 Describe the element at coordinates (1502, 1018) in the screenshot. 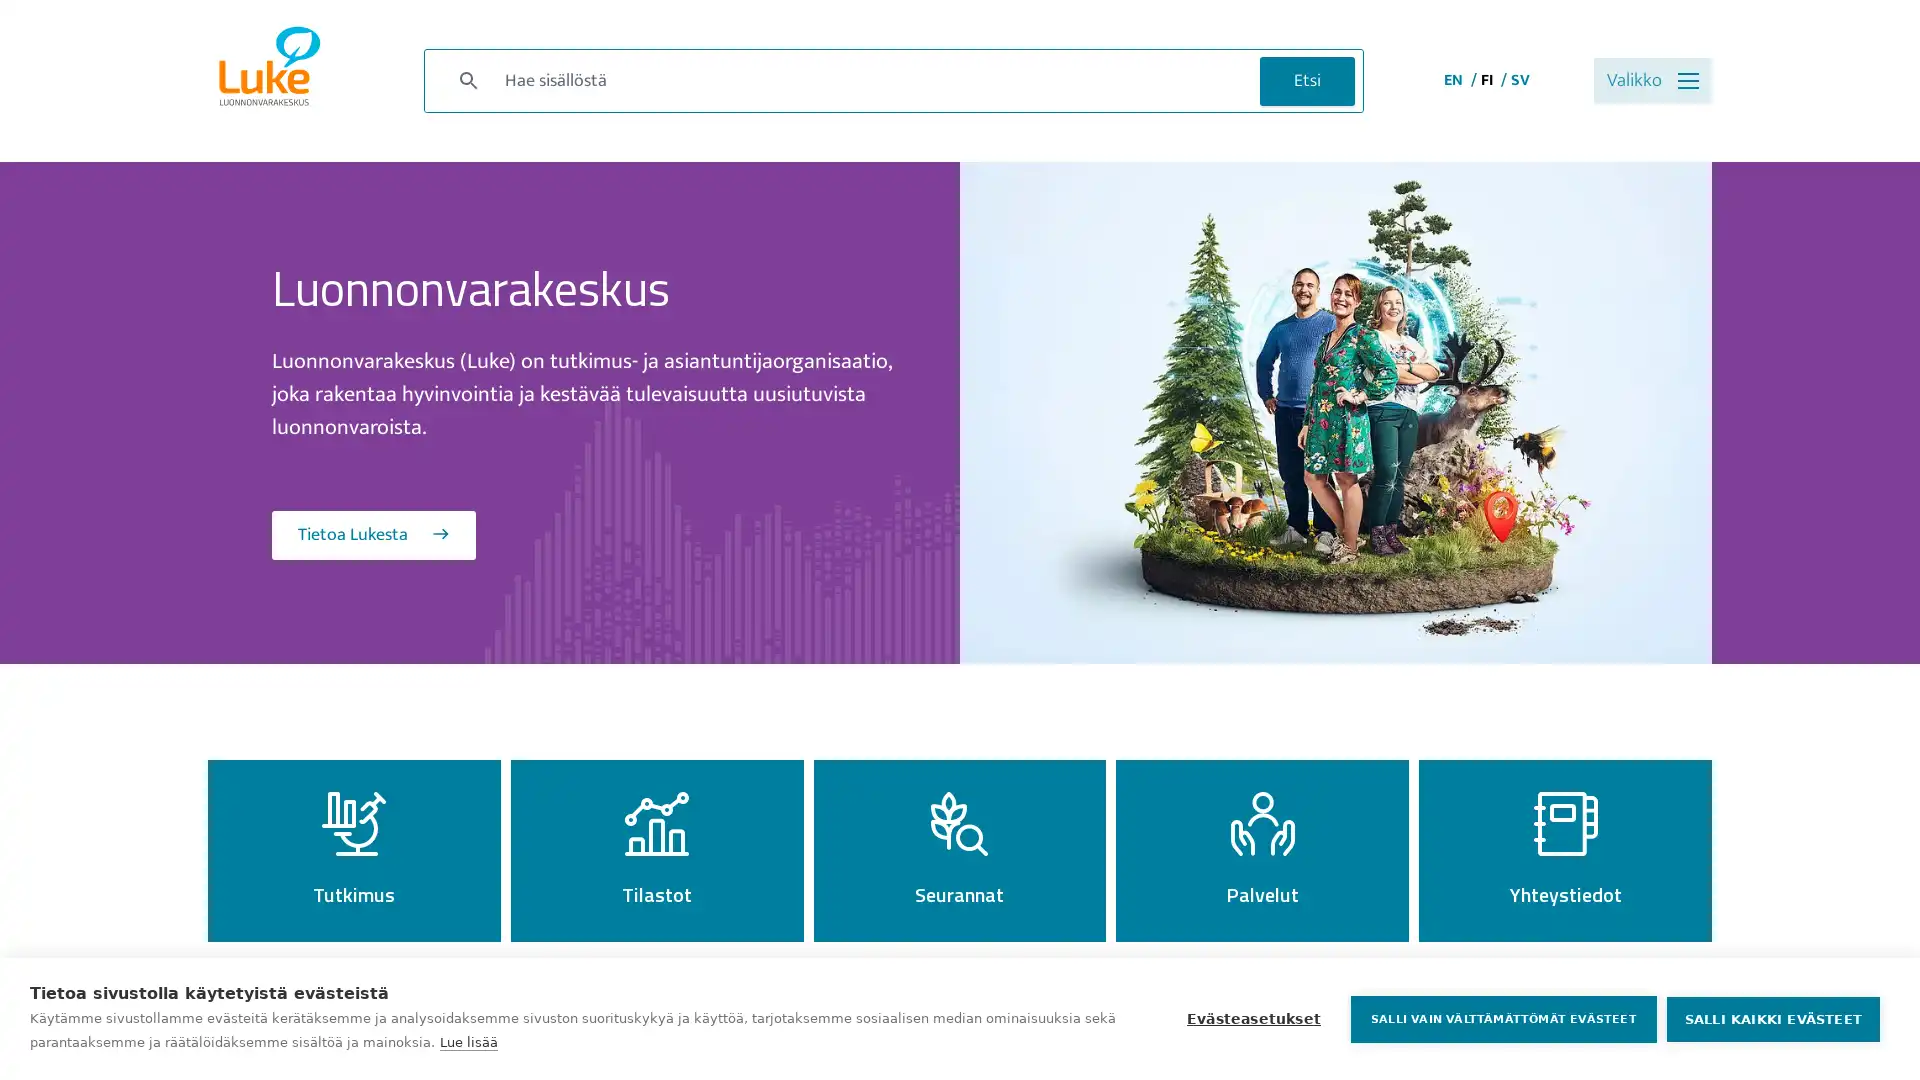

I see `SALLI VAIN VALTTAMATTOMAT EVASTEET` at that location.